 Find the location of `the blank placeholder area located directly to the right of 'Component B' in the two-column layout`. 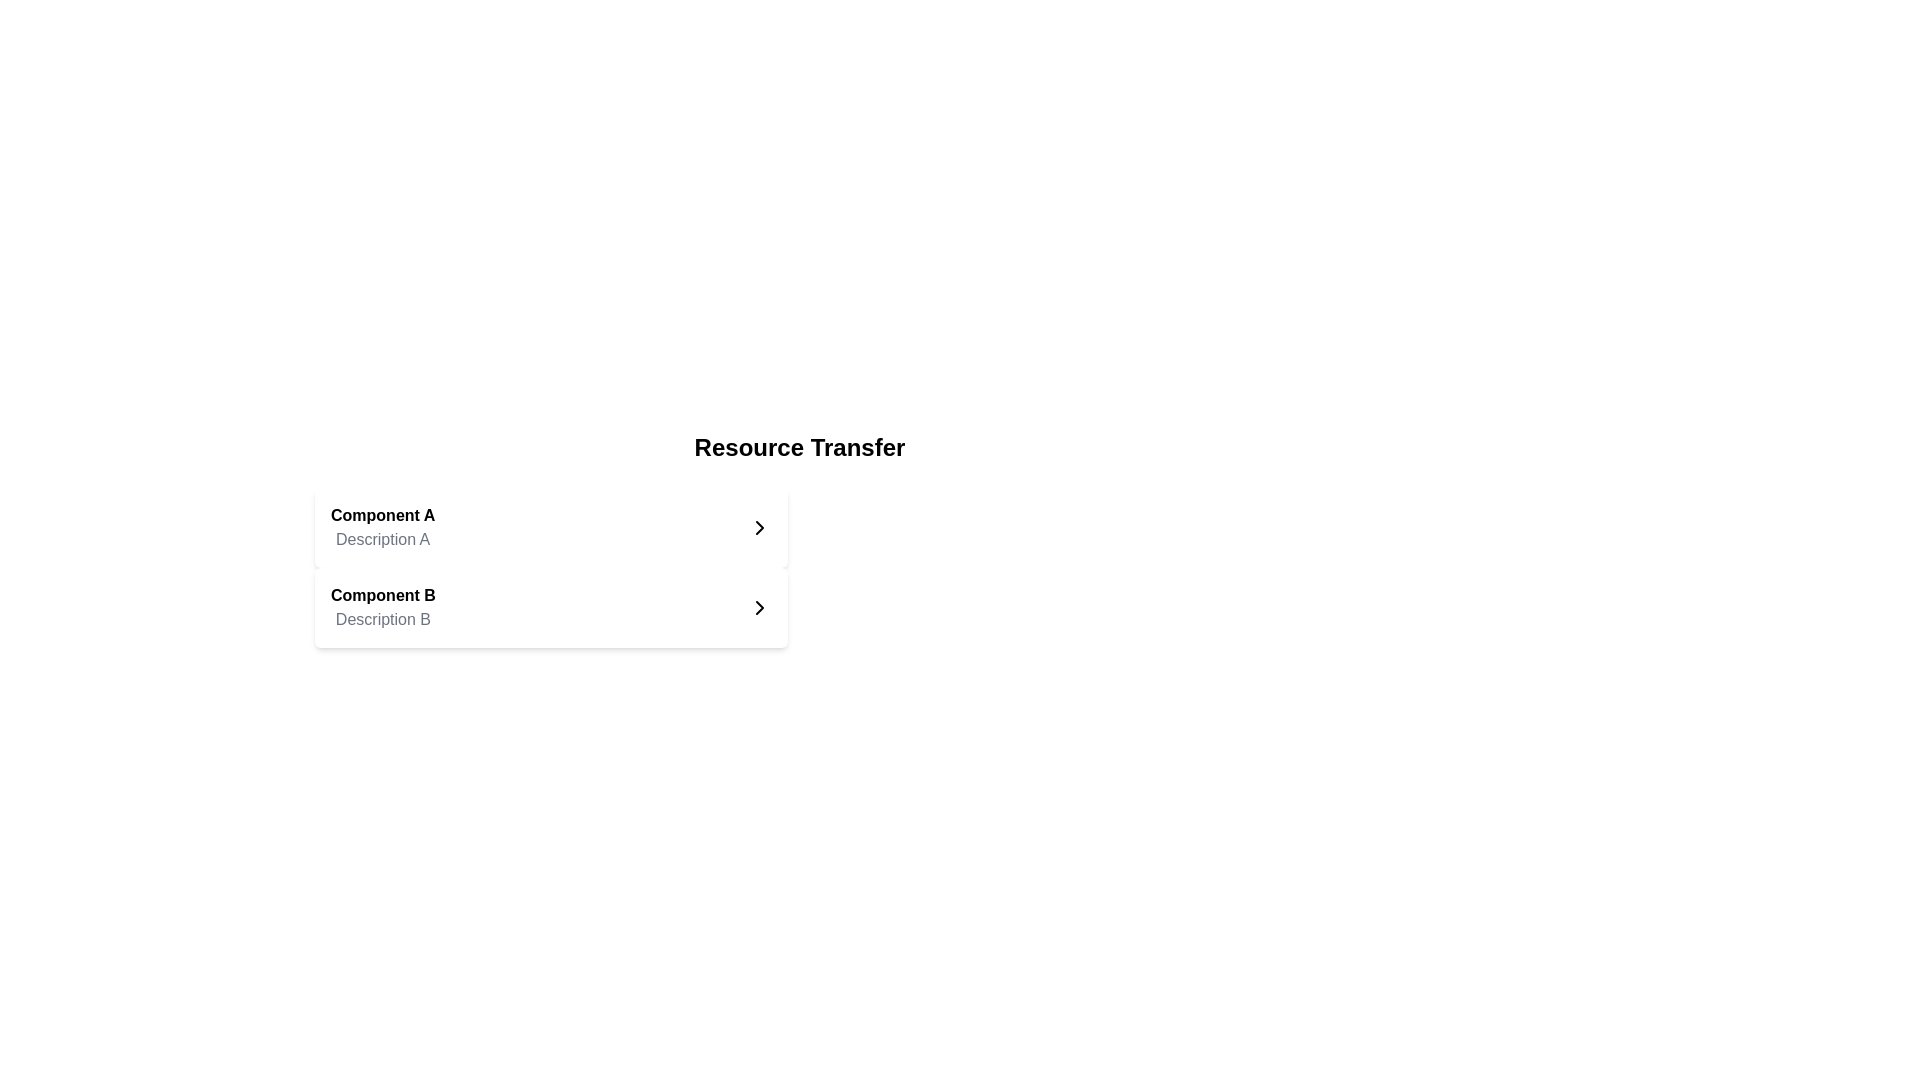

the blank placeholder area located directly to the right of 'Component B' in the two-column layout is located at coordinates (1047, 567).